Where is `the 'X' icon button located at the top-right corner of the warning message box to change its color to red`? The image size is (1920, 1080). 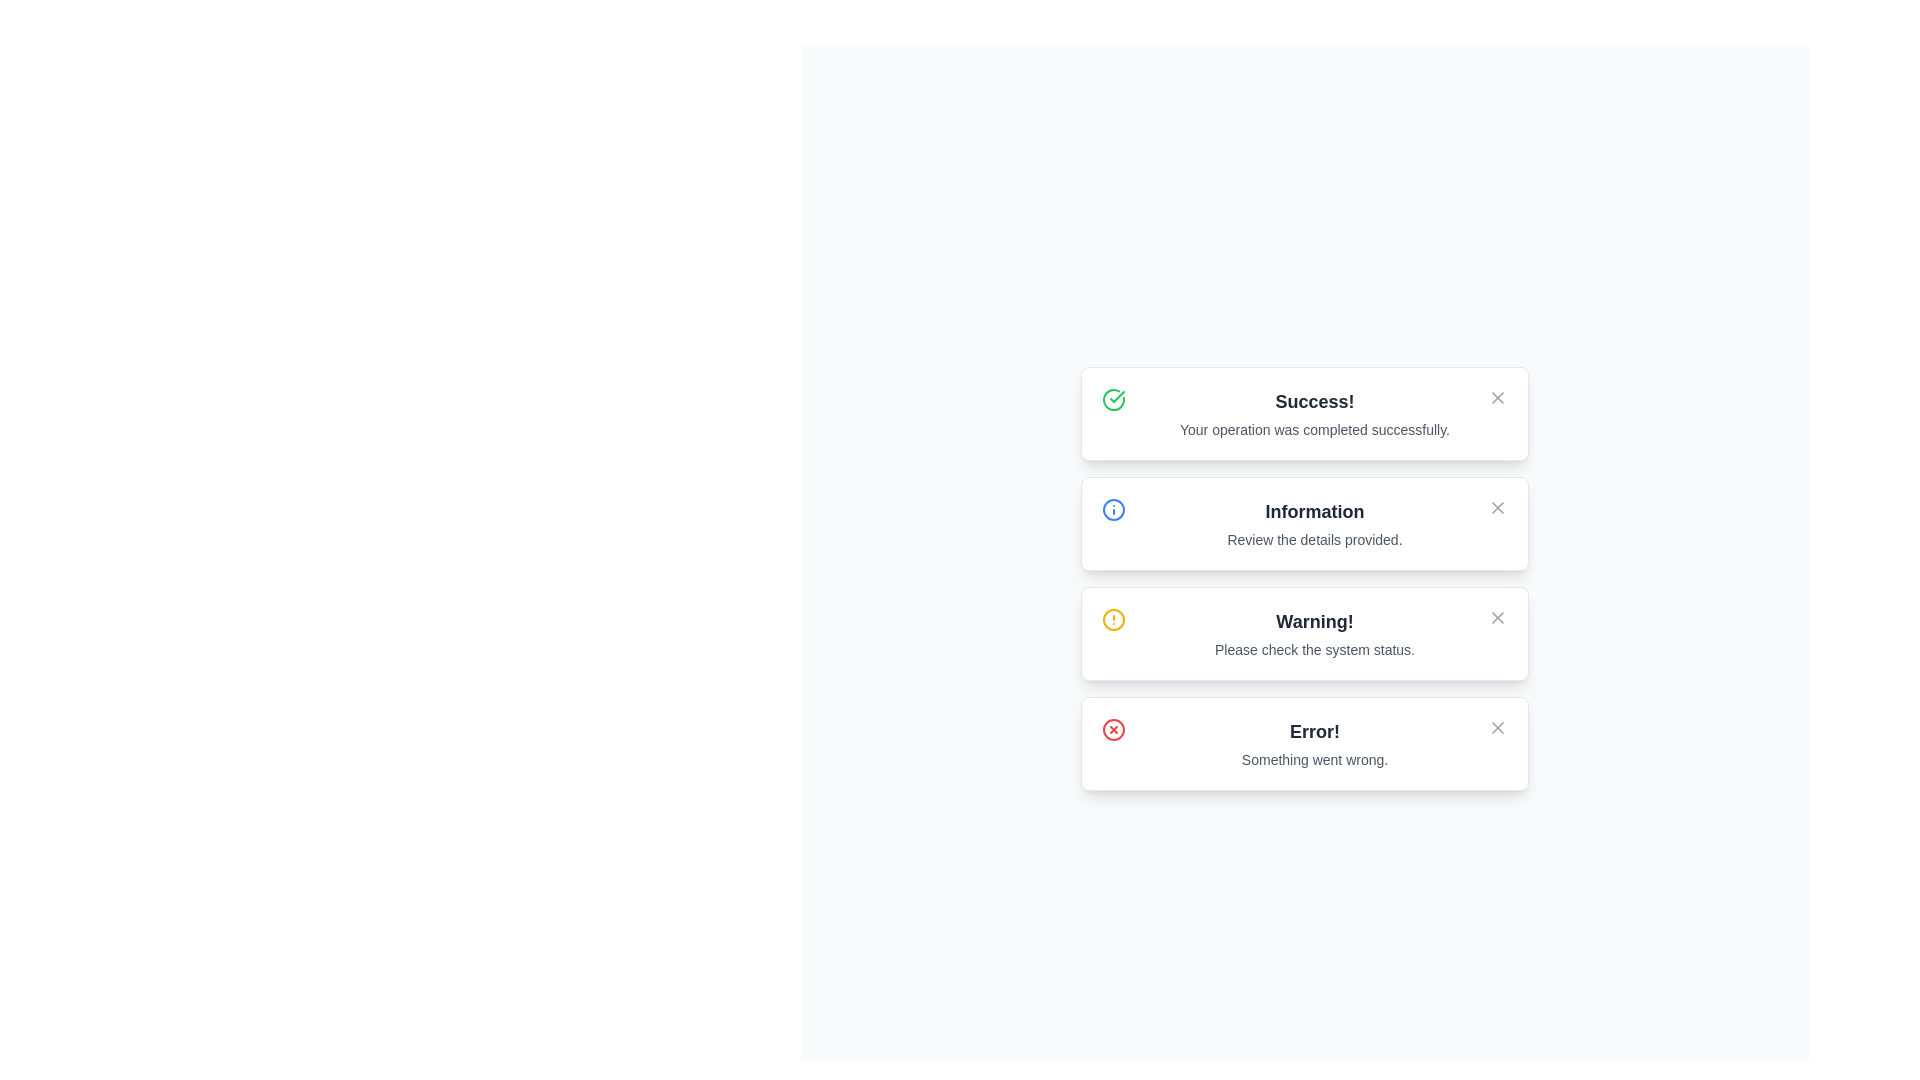 the 'X' icon button located at the top-right corner of the warning message box to change its color to red is located at coordinates (1497, 616).